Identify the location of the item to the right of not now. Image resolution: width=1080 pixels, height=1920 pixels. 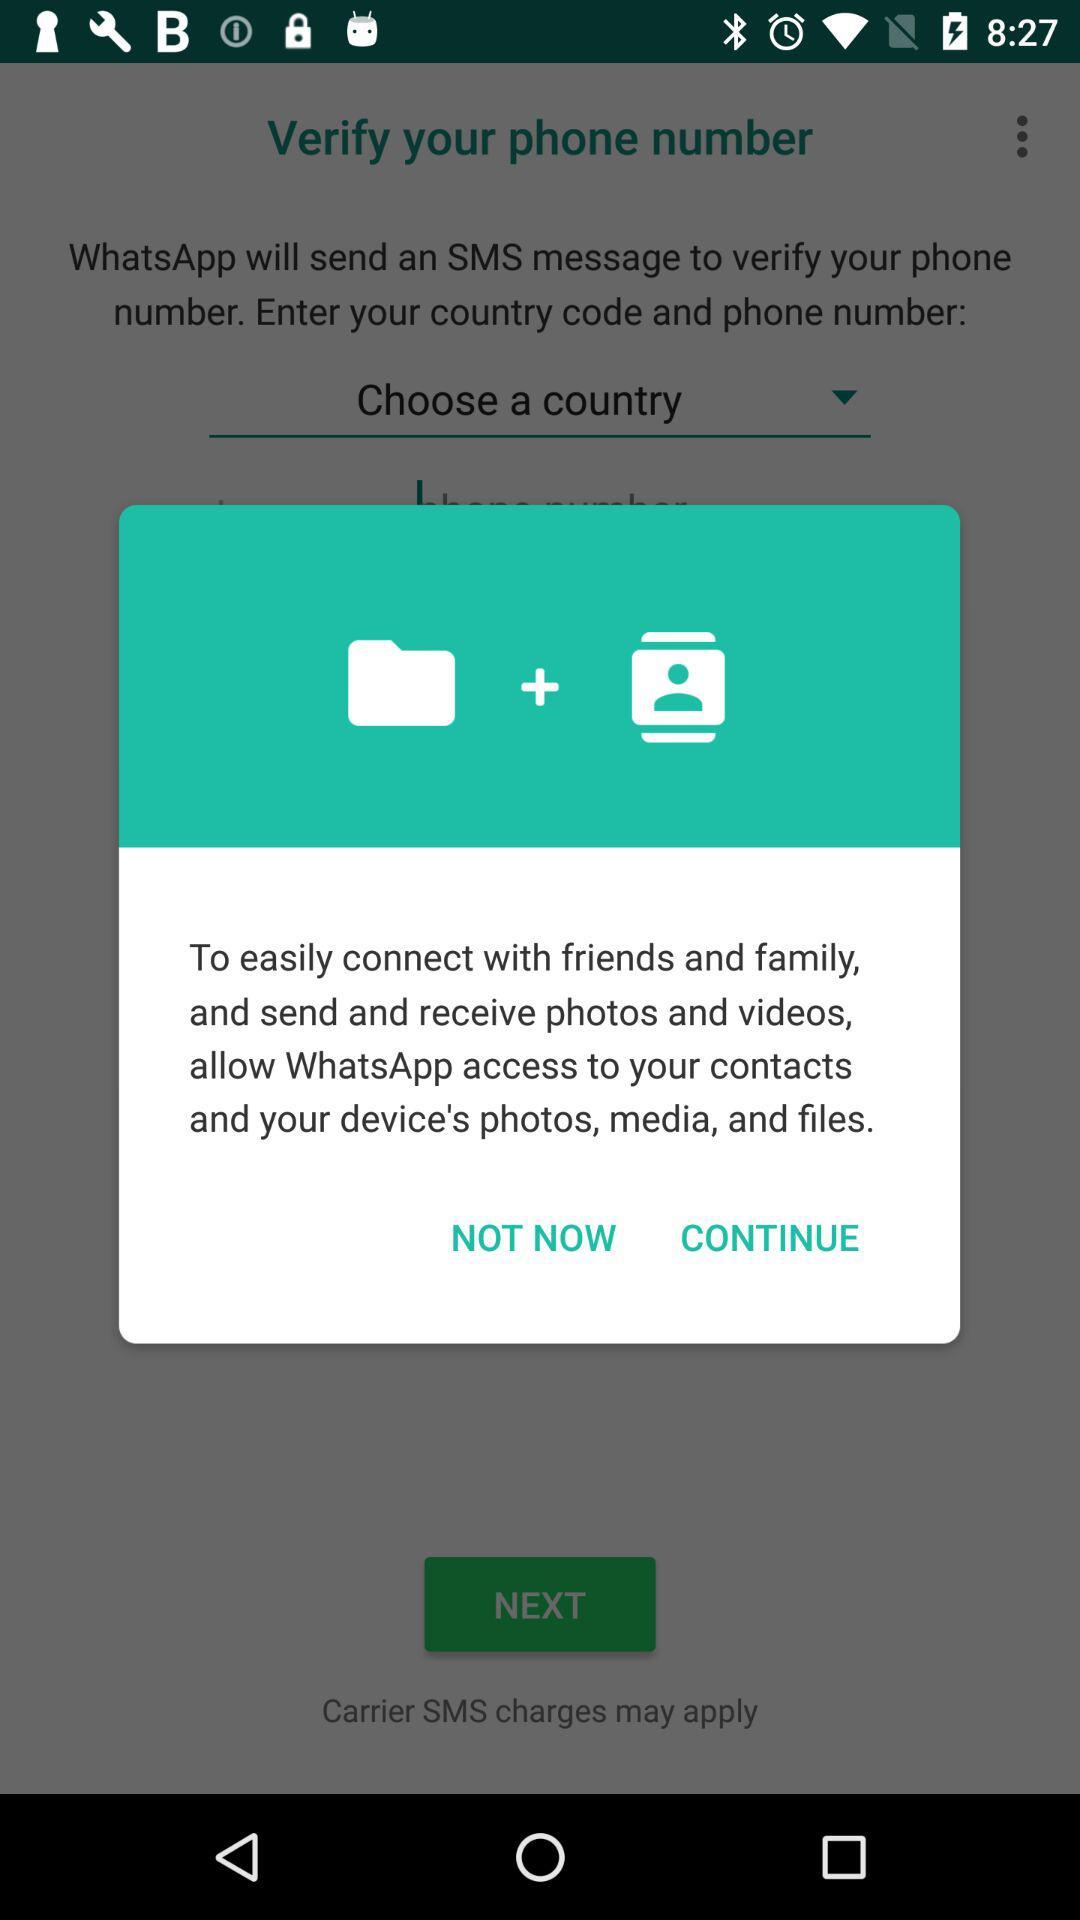
(768, 1235).